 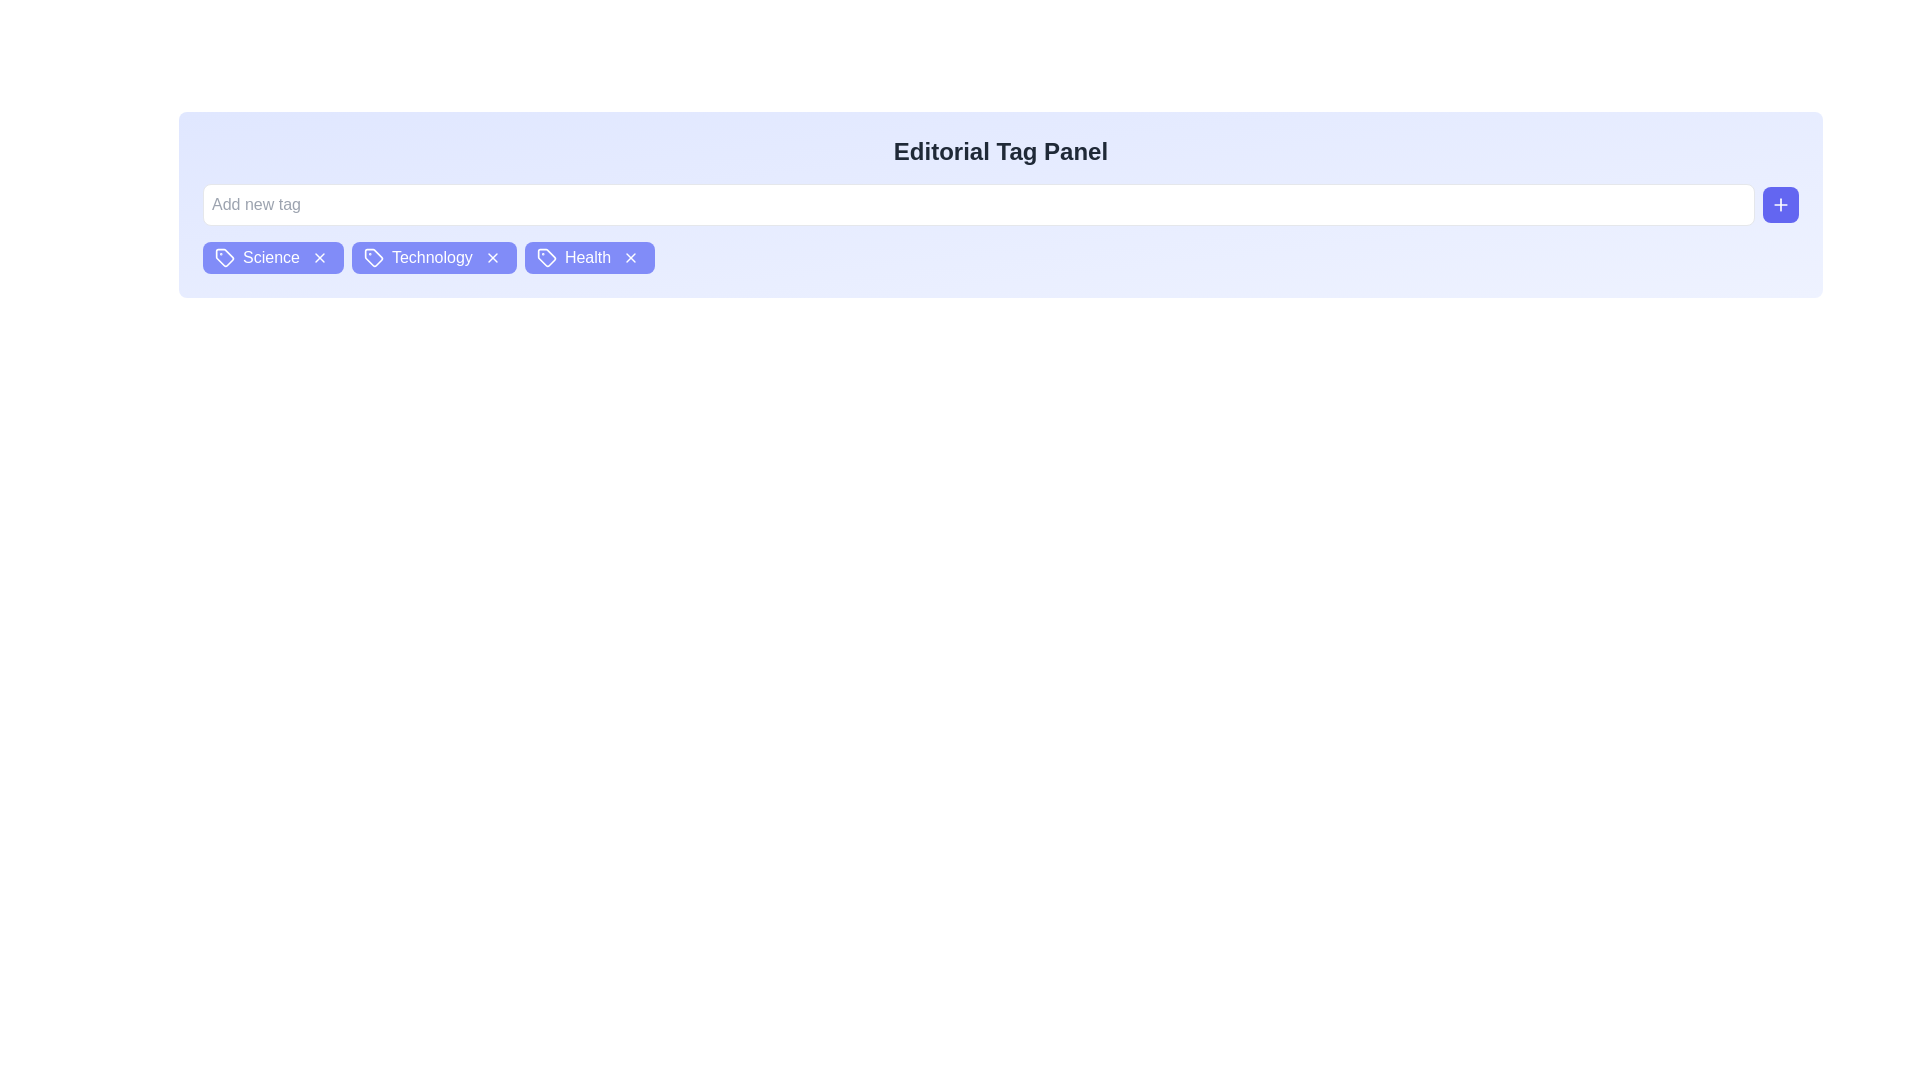 I want to click on the close button for the 'Science' tag, located at the right edge of the tag, to enable keyboard interaction, so click(x=318, y=257).